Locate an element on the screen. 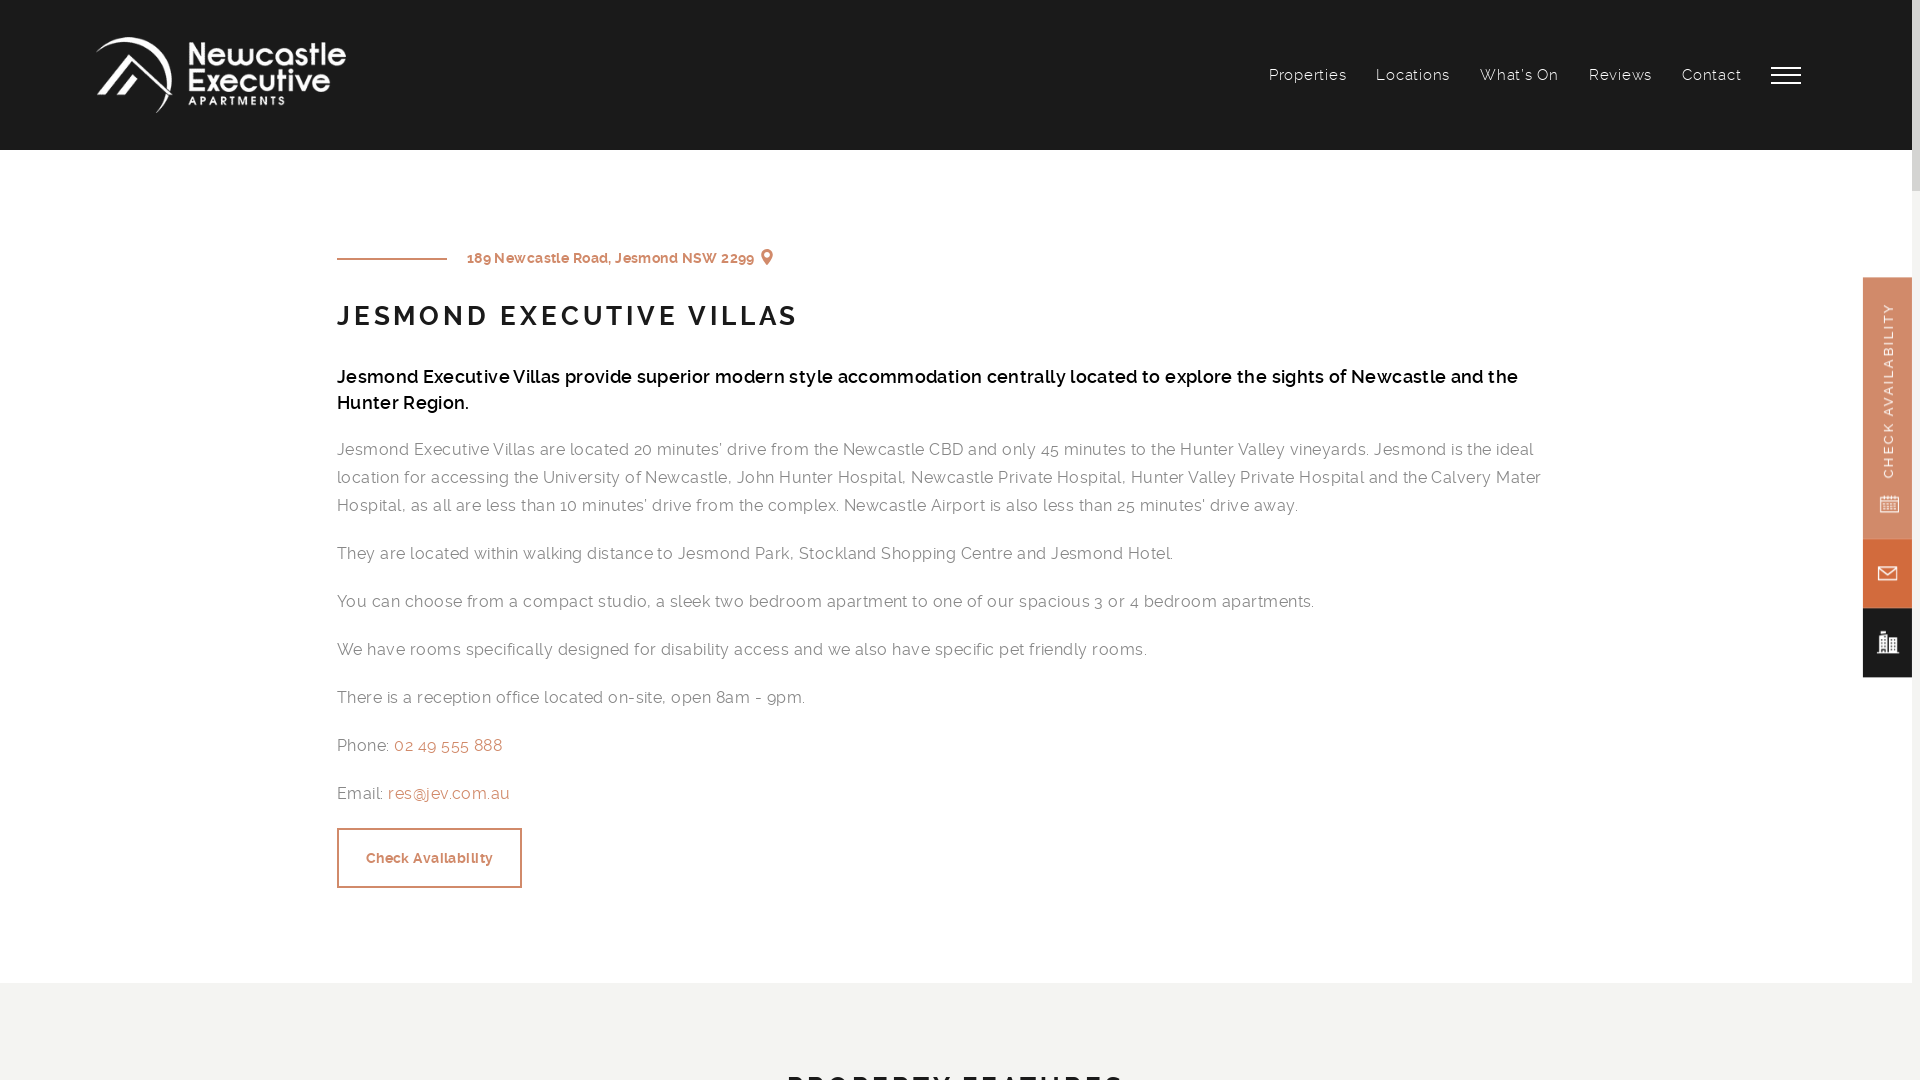 Image resolution: width=1920 pixels, height=1080 pixels. 'Locations' is located at coordinates (1411, 73).